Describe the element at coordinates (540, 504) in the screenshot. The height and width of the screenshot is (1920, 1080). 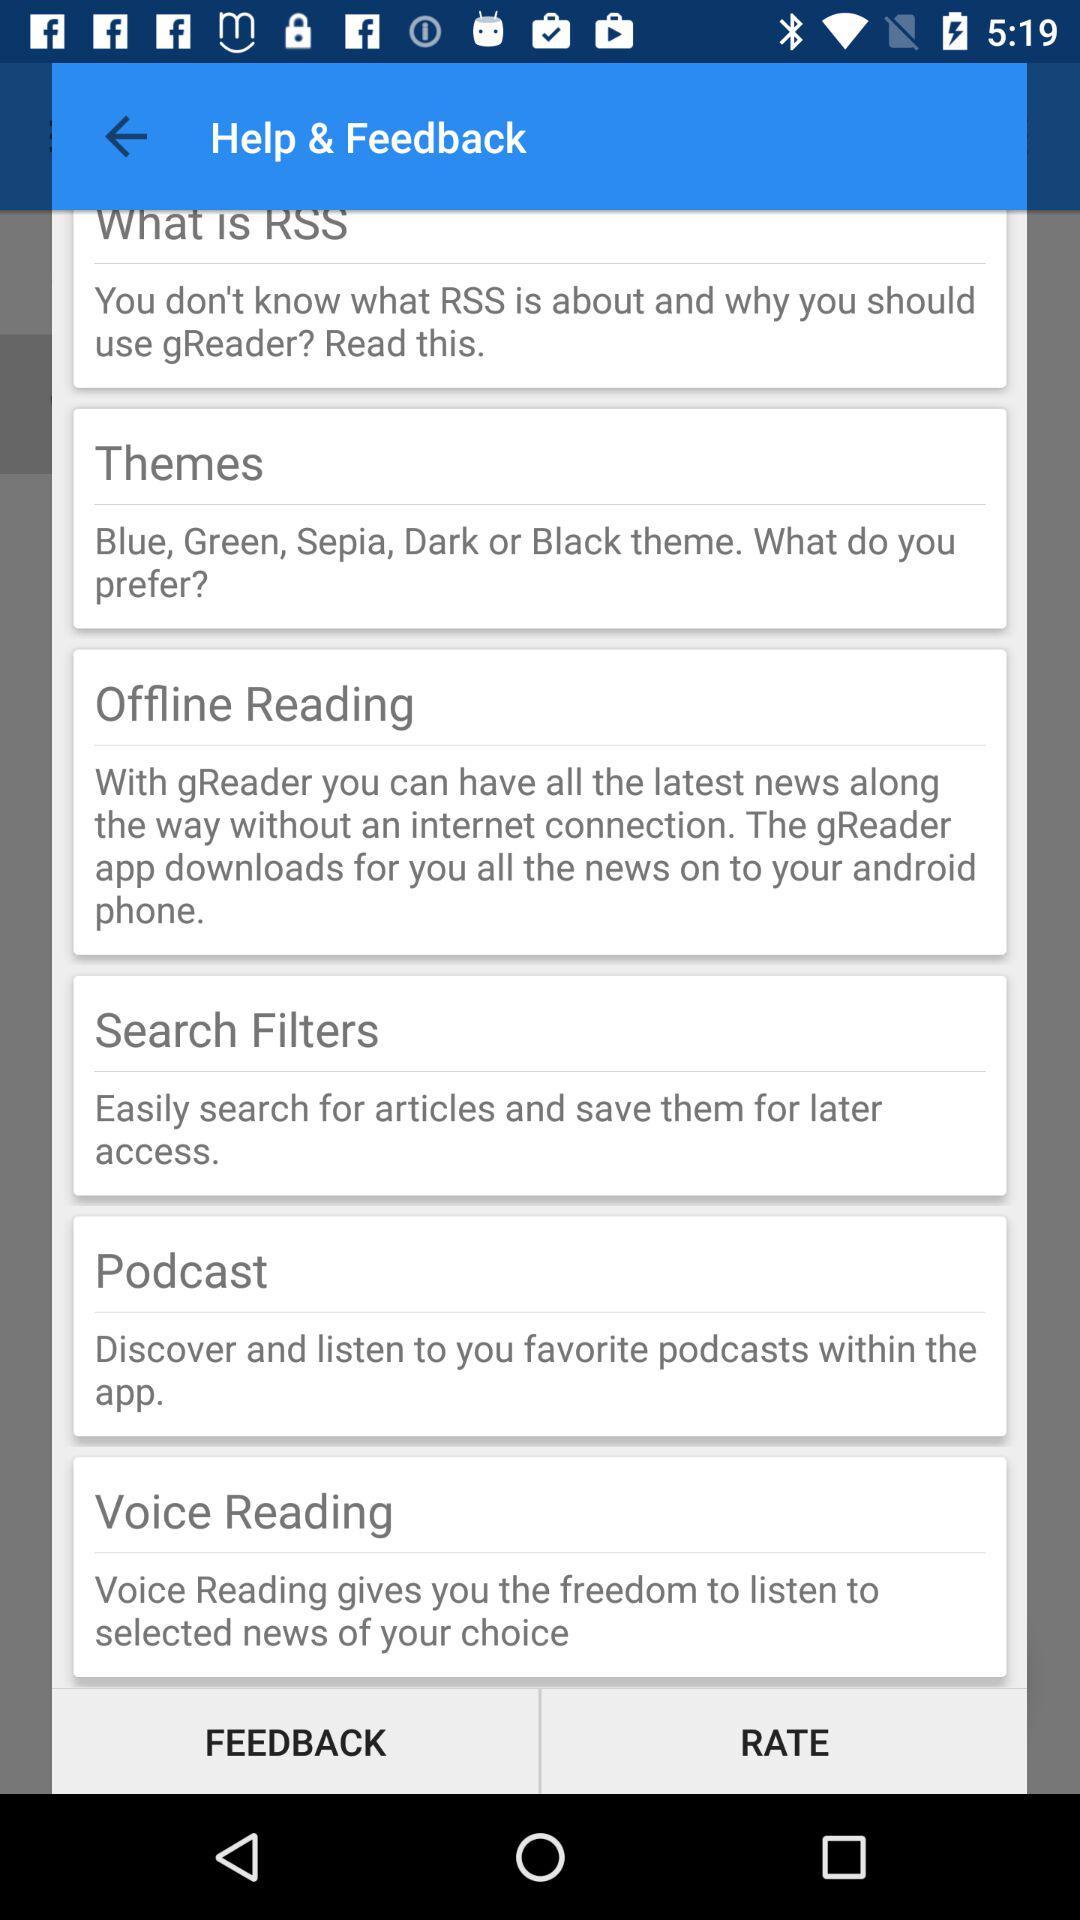
I see `item below the themes icon` at that location.